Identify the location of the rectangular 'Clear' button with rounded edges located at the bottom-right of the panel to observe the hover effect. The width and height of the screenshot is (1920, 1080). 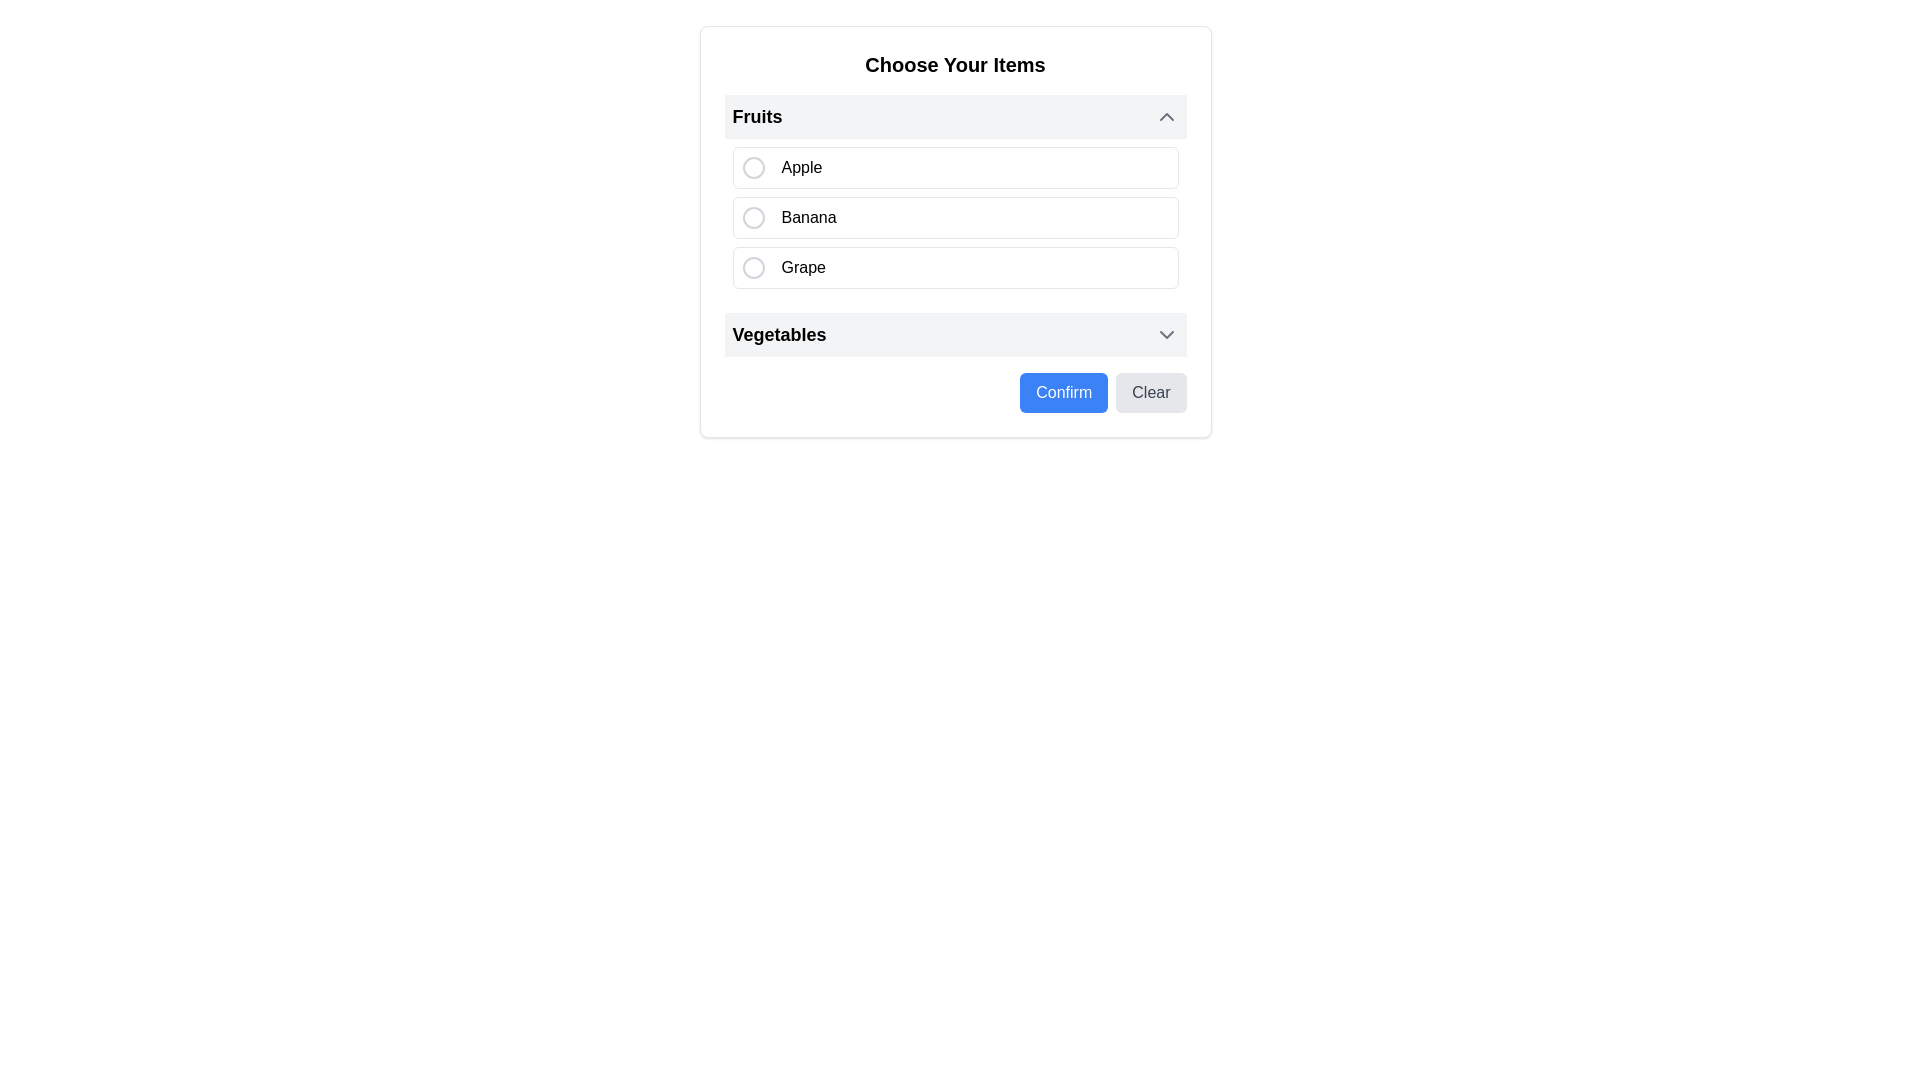
(1151, 393).